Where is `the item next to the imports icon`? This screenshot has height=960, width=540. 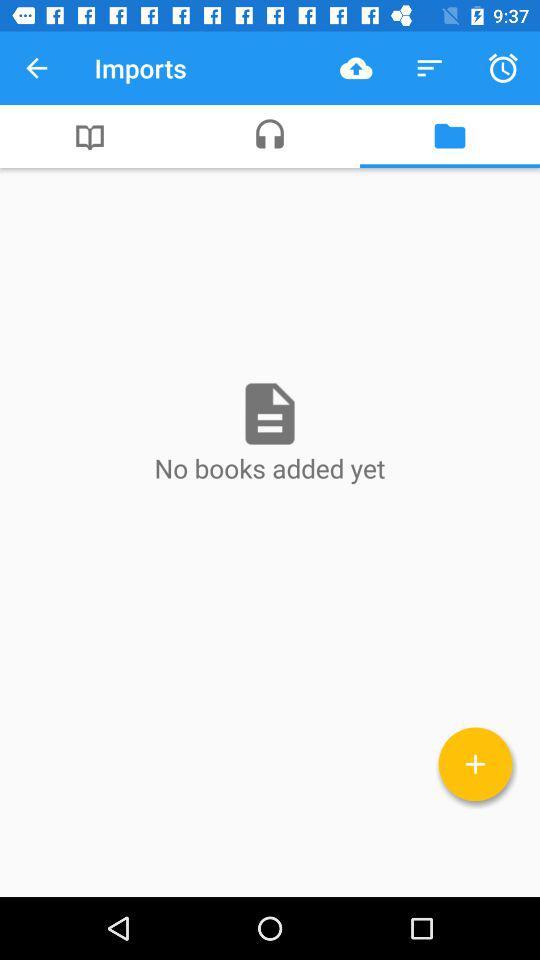 the item next to the imports icon is located at coordinates (36, 68).